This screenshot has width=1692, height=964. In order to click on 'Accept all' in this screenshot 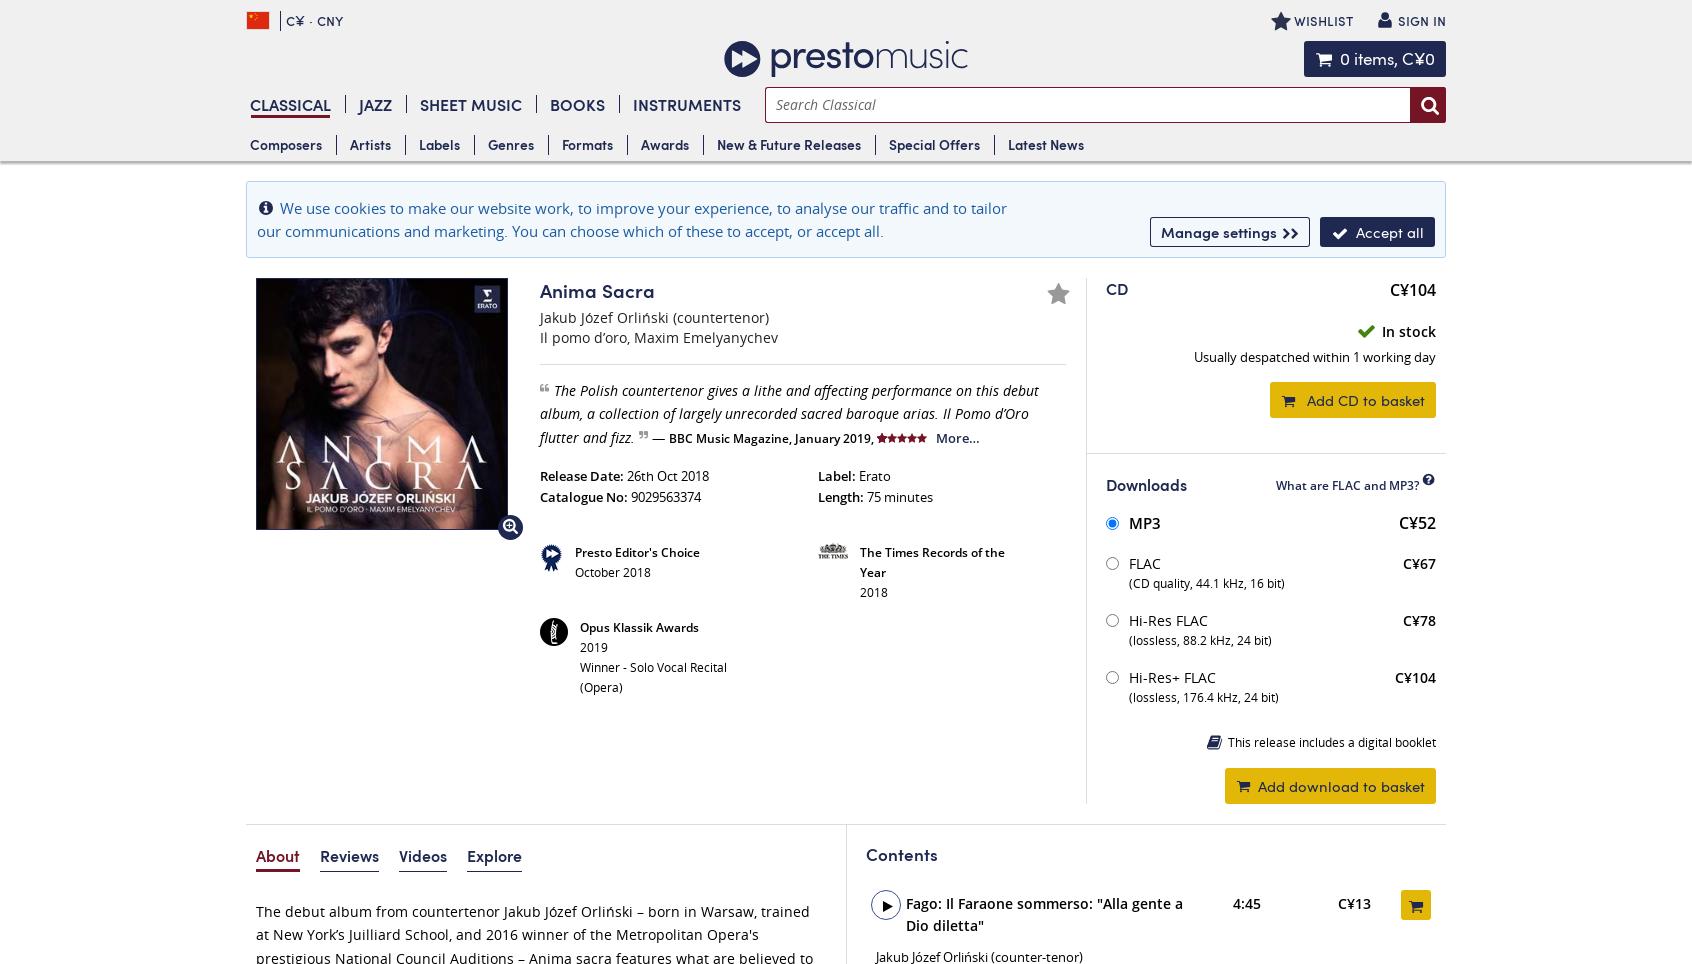, I will do `click(1389, 232)`.